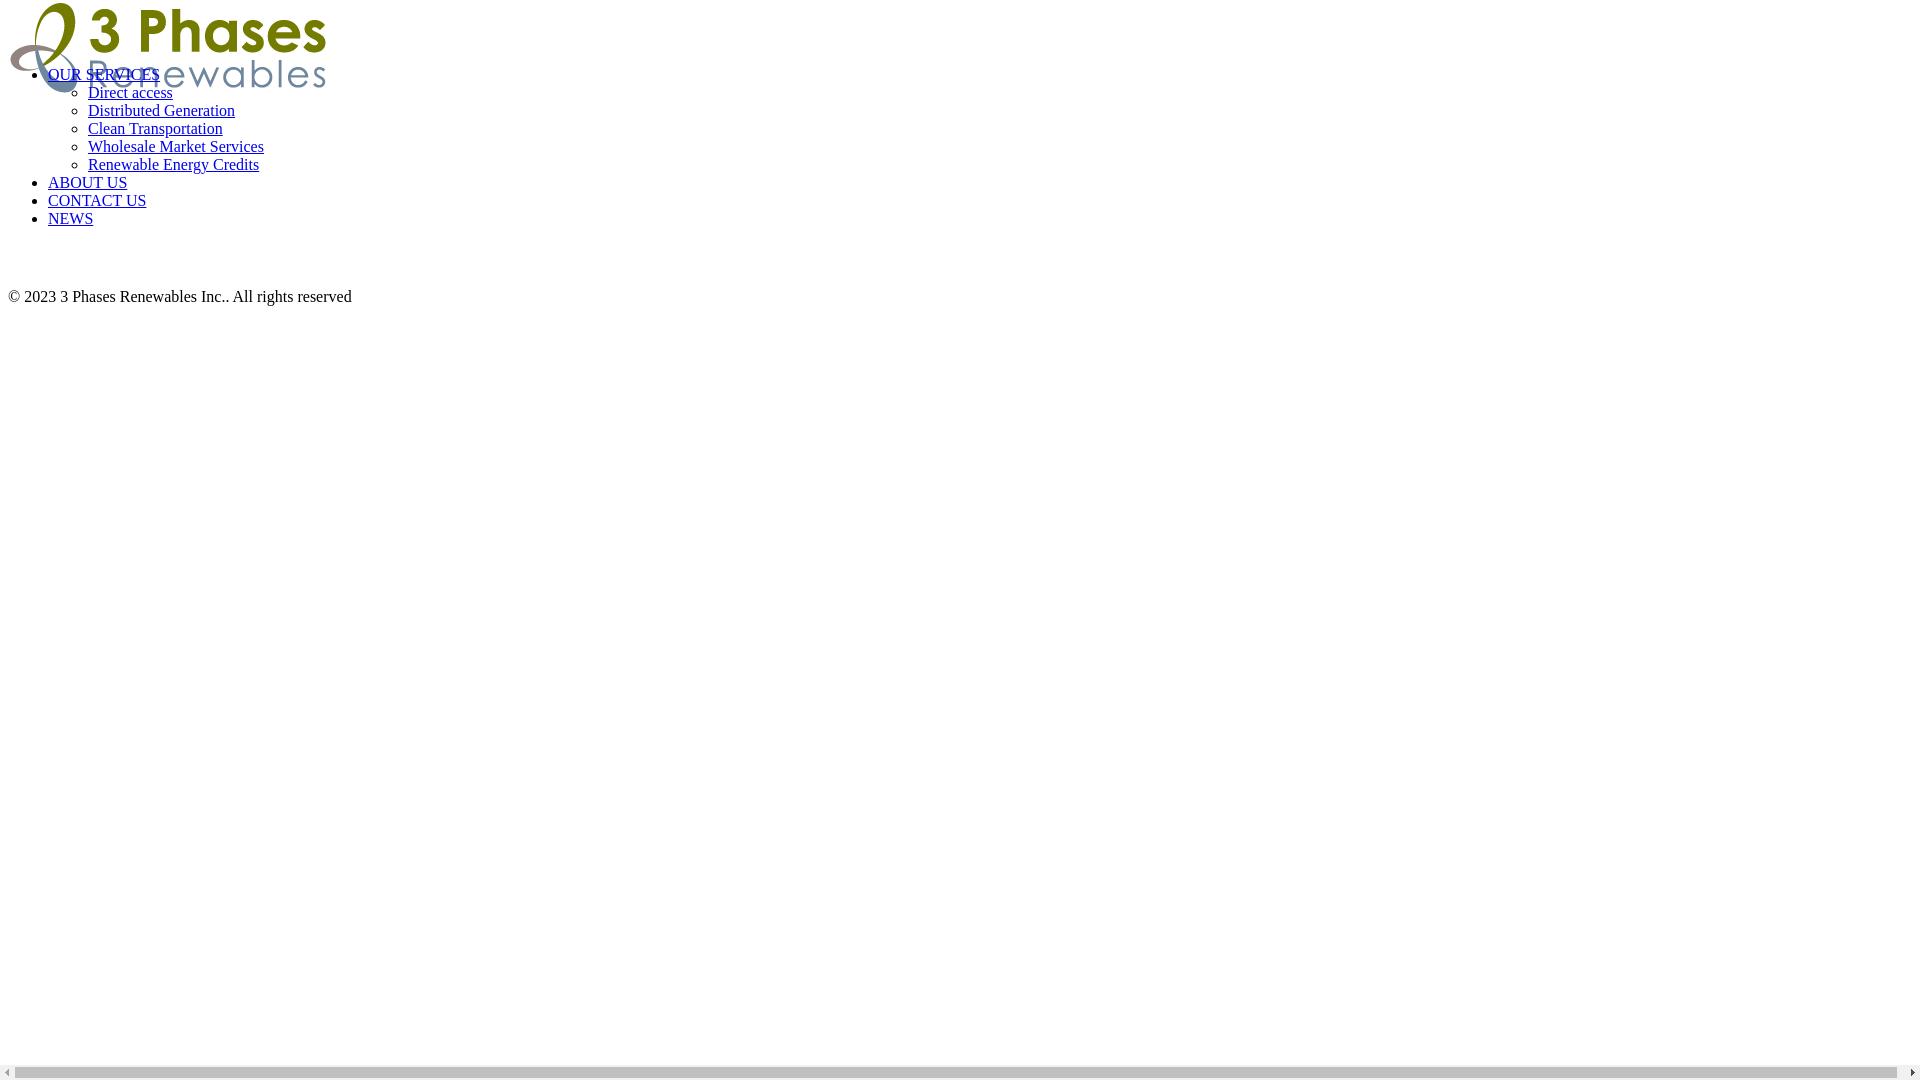 The width and height of the screenshot is (1920, 1080). Describe the element at coordinates (70, 218) in the screenshot. I see `'NEWS'` at that location.